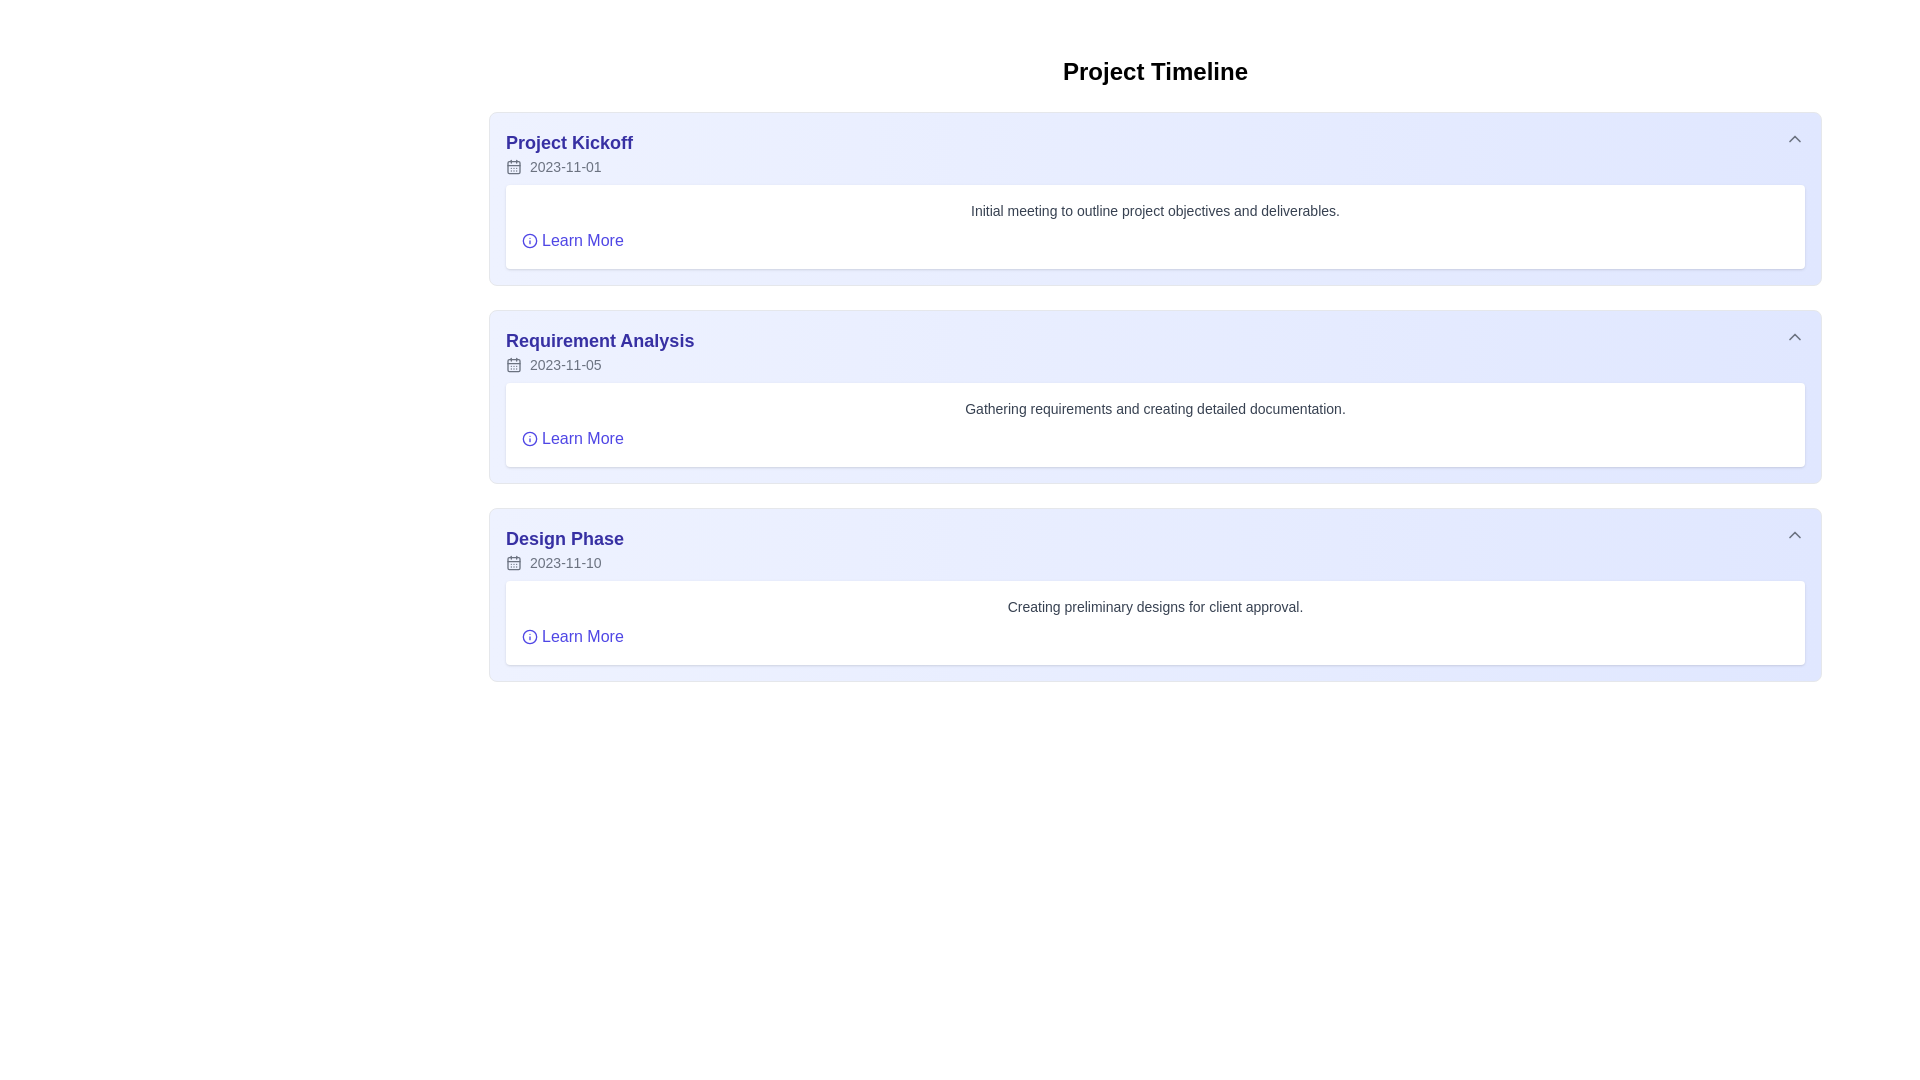 This screenshot has width=1920, height=1080. I want to click on displayed text of the label which shows 'Requirement Analysis' in bold blue font and '2023-11-05' in lighter gray font, located in a vertical list as the second item, so click(599, 350).